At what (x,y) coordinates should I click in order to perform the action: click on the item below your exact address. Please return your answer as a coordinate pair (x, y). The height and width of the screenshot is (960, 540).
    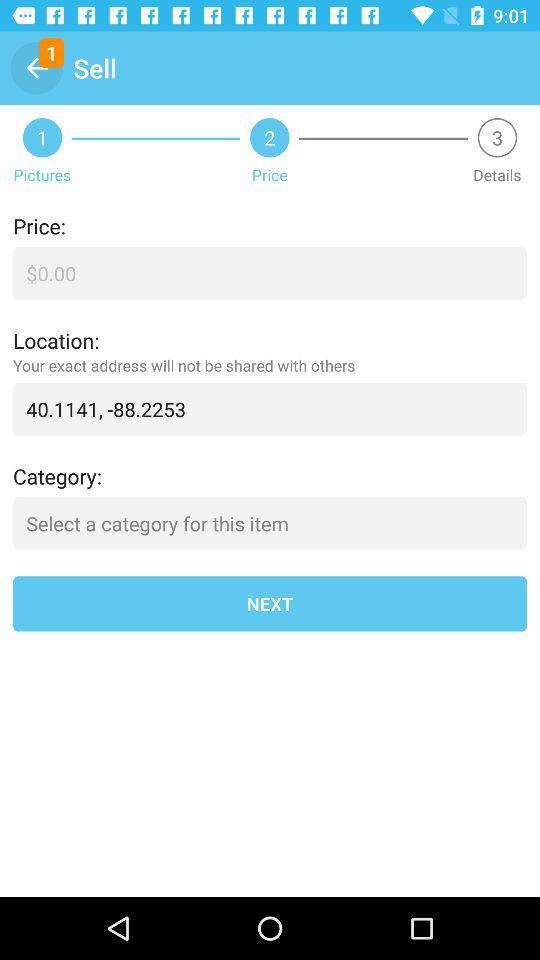
    Looking at the image, I should click on (270, 408).